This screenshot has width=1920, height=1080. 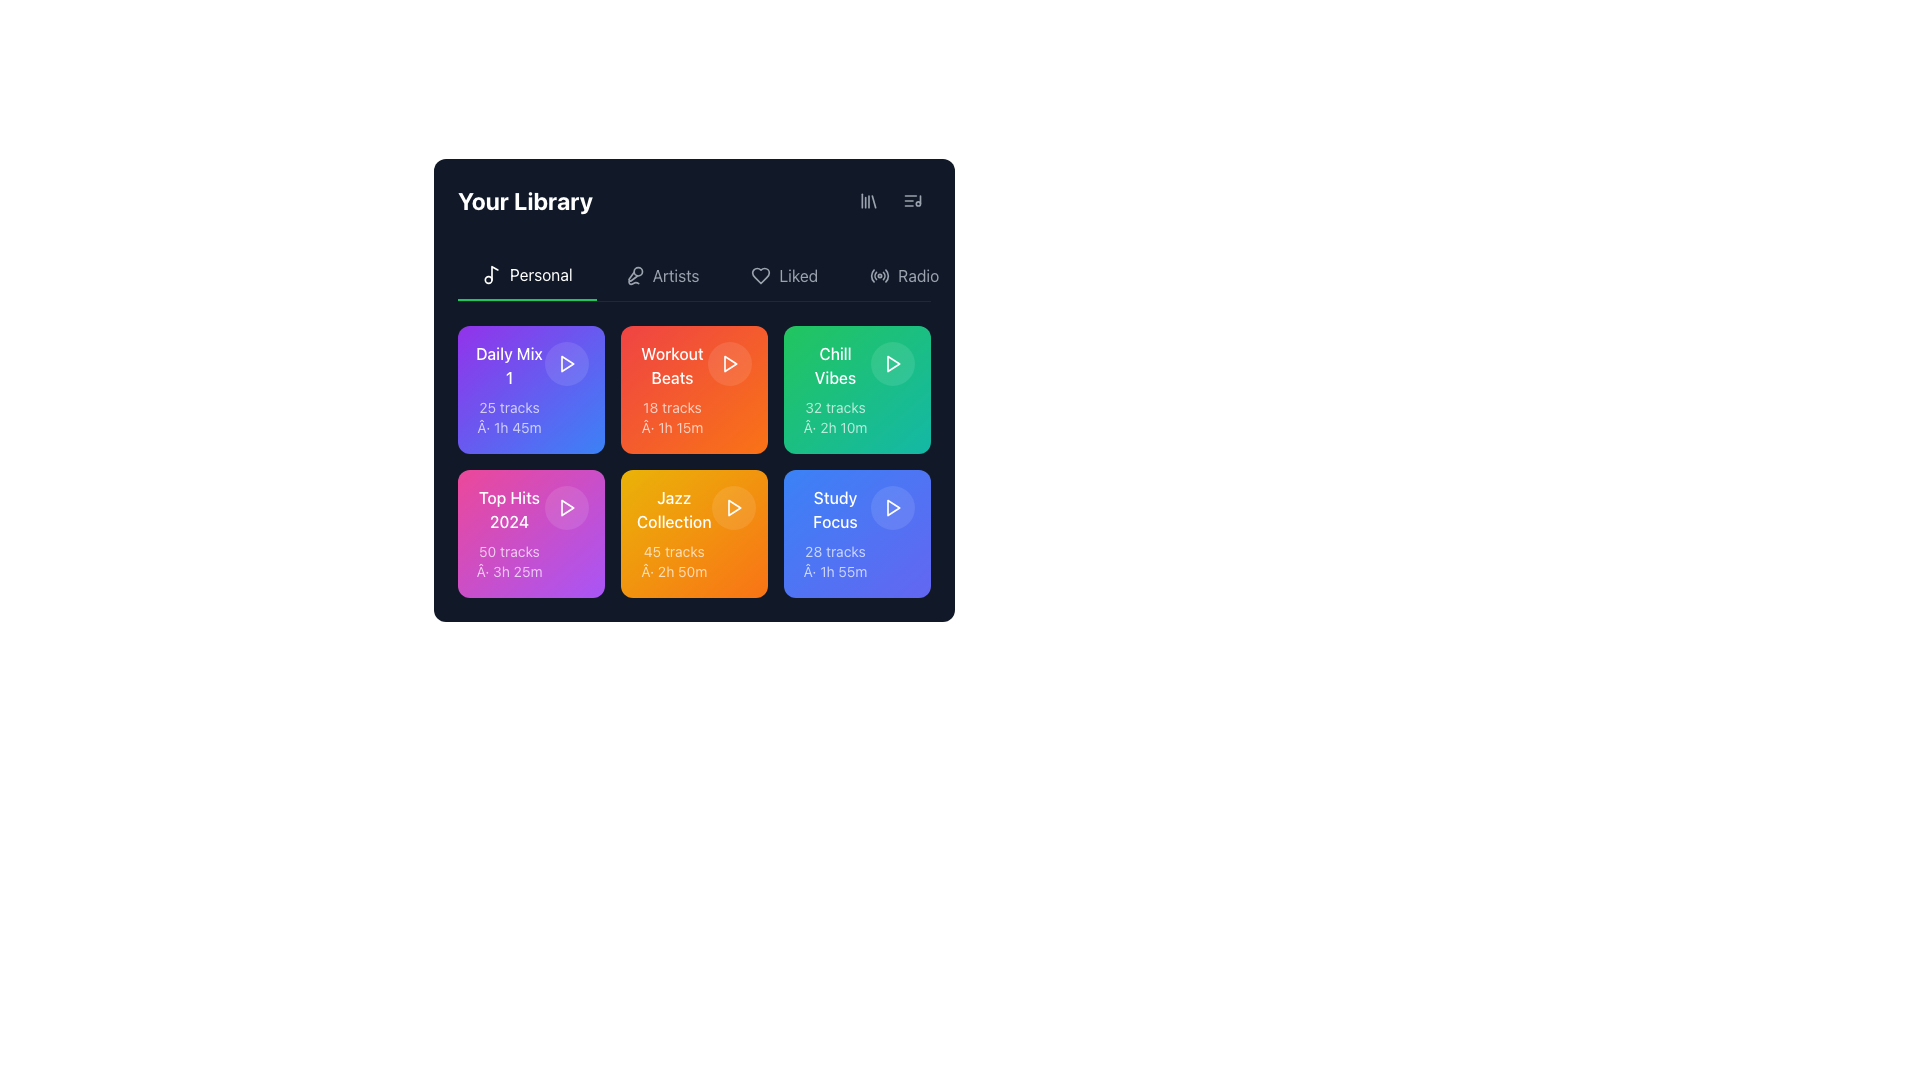 I want to click on text content of the 'Workout Beats' label located at the center of the corresponding tile in the first row and second column of the playlist grid, so click(x=672, y=366).